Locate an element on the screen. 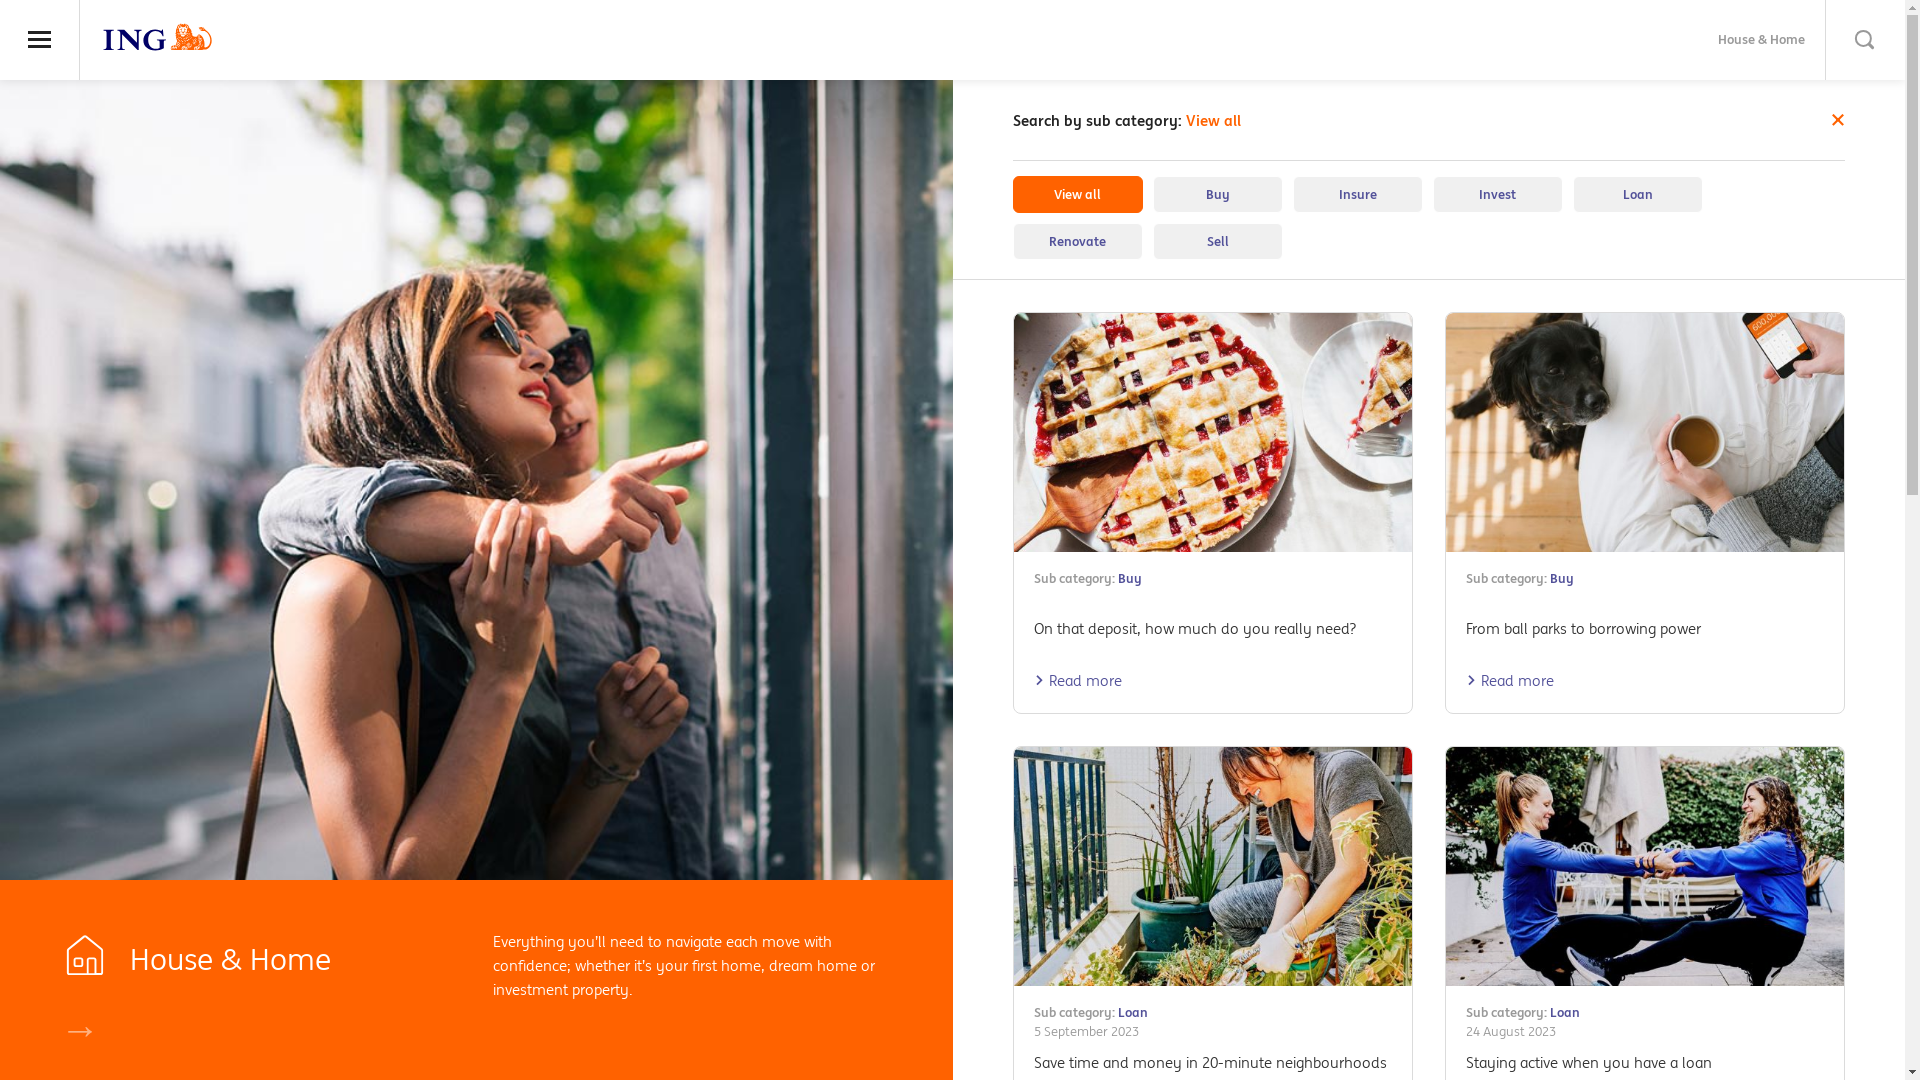 This screenshot has height=1080, width=1920. 'Read more' is located at coordinates (1077, 679).